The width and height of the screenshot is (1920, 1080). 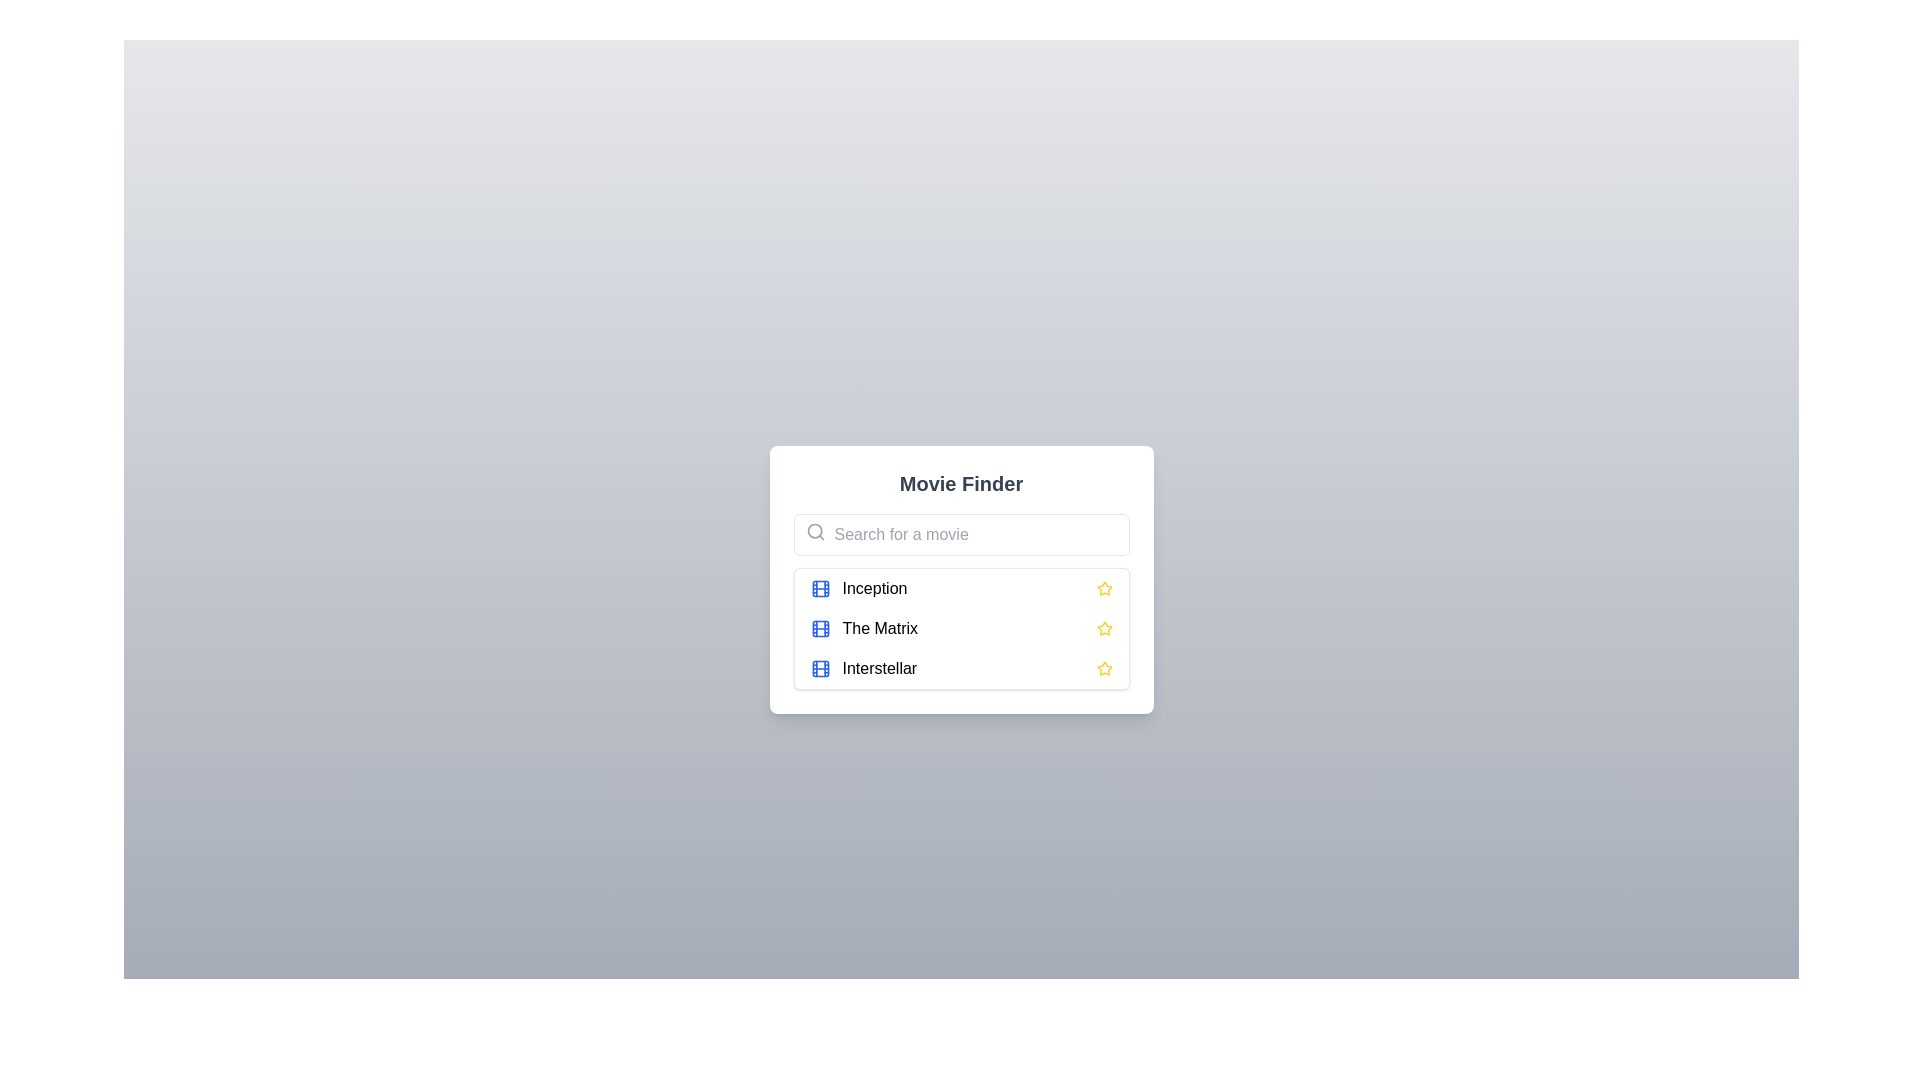 What do you see at coordinates (879, 668) in the screenshot?
I see `the static text label 'Interstellar'` at bounding box center [879, 668].